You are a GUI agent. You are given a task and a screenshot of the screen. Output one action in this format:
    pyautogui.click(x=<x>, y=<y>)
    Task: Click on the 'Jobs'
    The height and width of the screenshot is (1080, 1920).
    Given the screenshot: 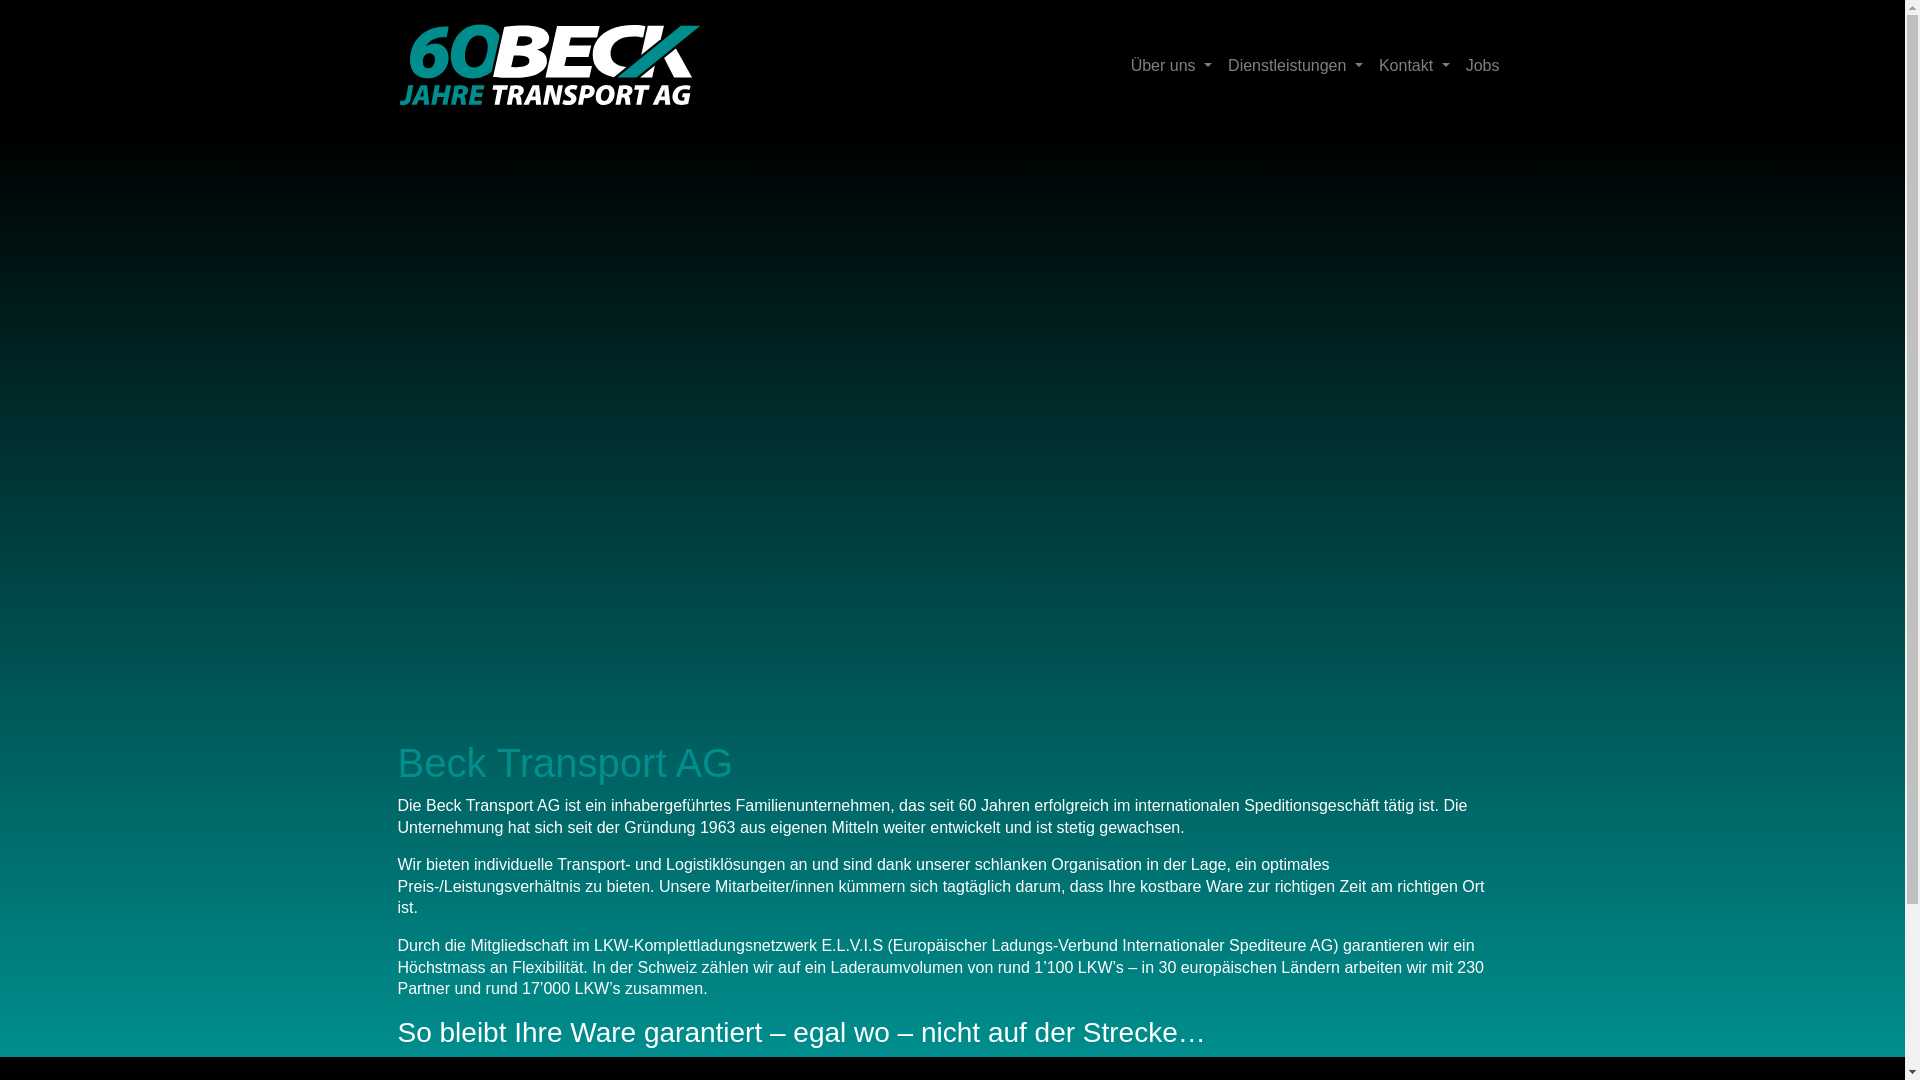 What is the action you would take?
    pyautogui.click(x=1483, y=64)
    